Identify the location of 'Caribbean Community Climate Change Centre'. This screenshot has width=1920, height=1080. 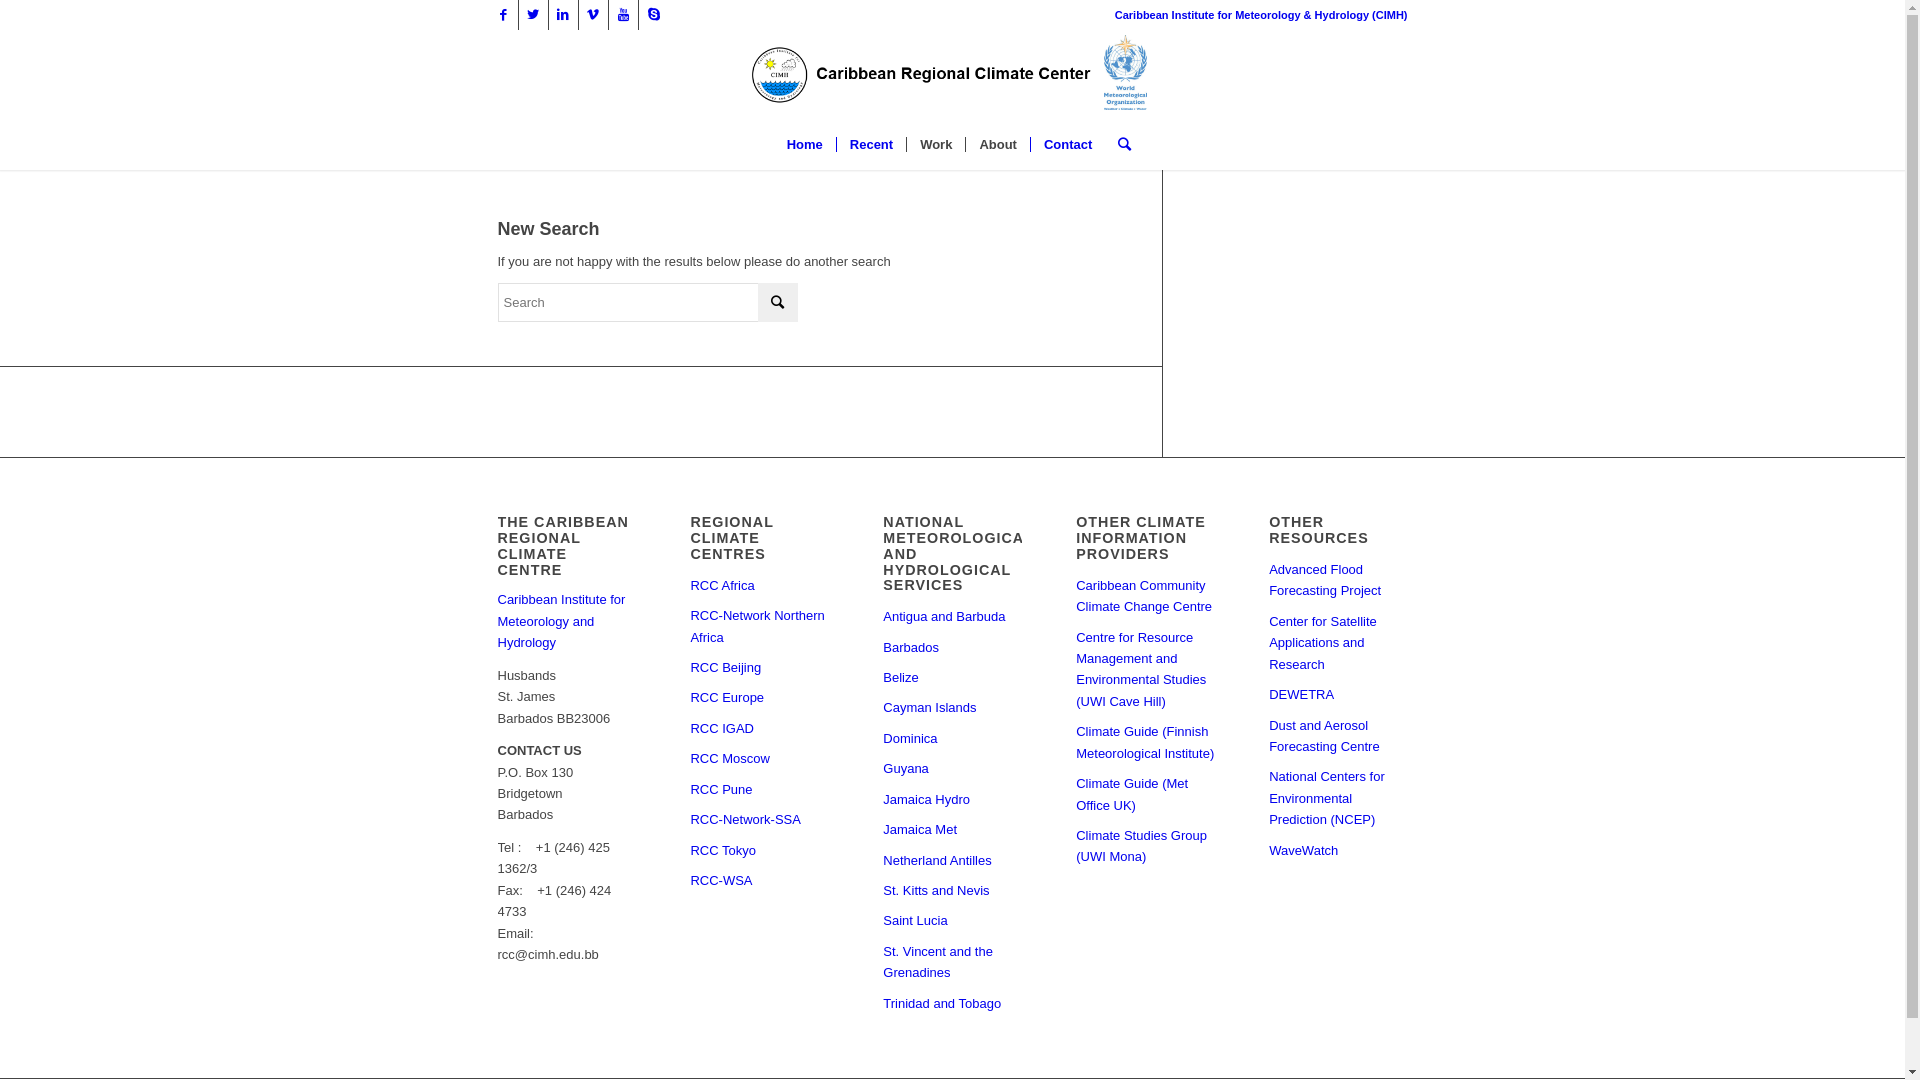
(1145, 596).